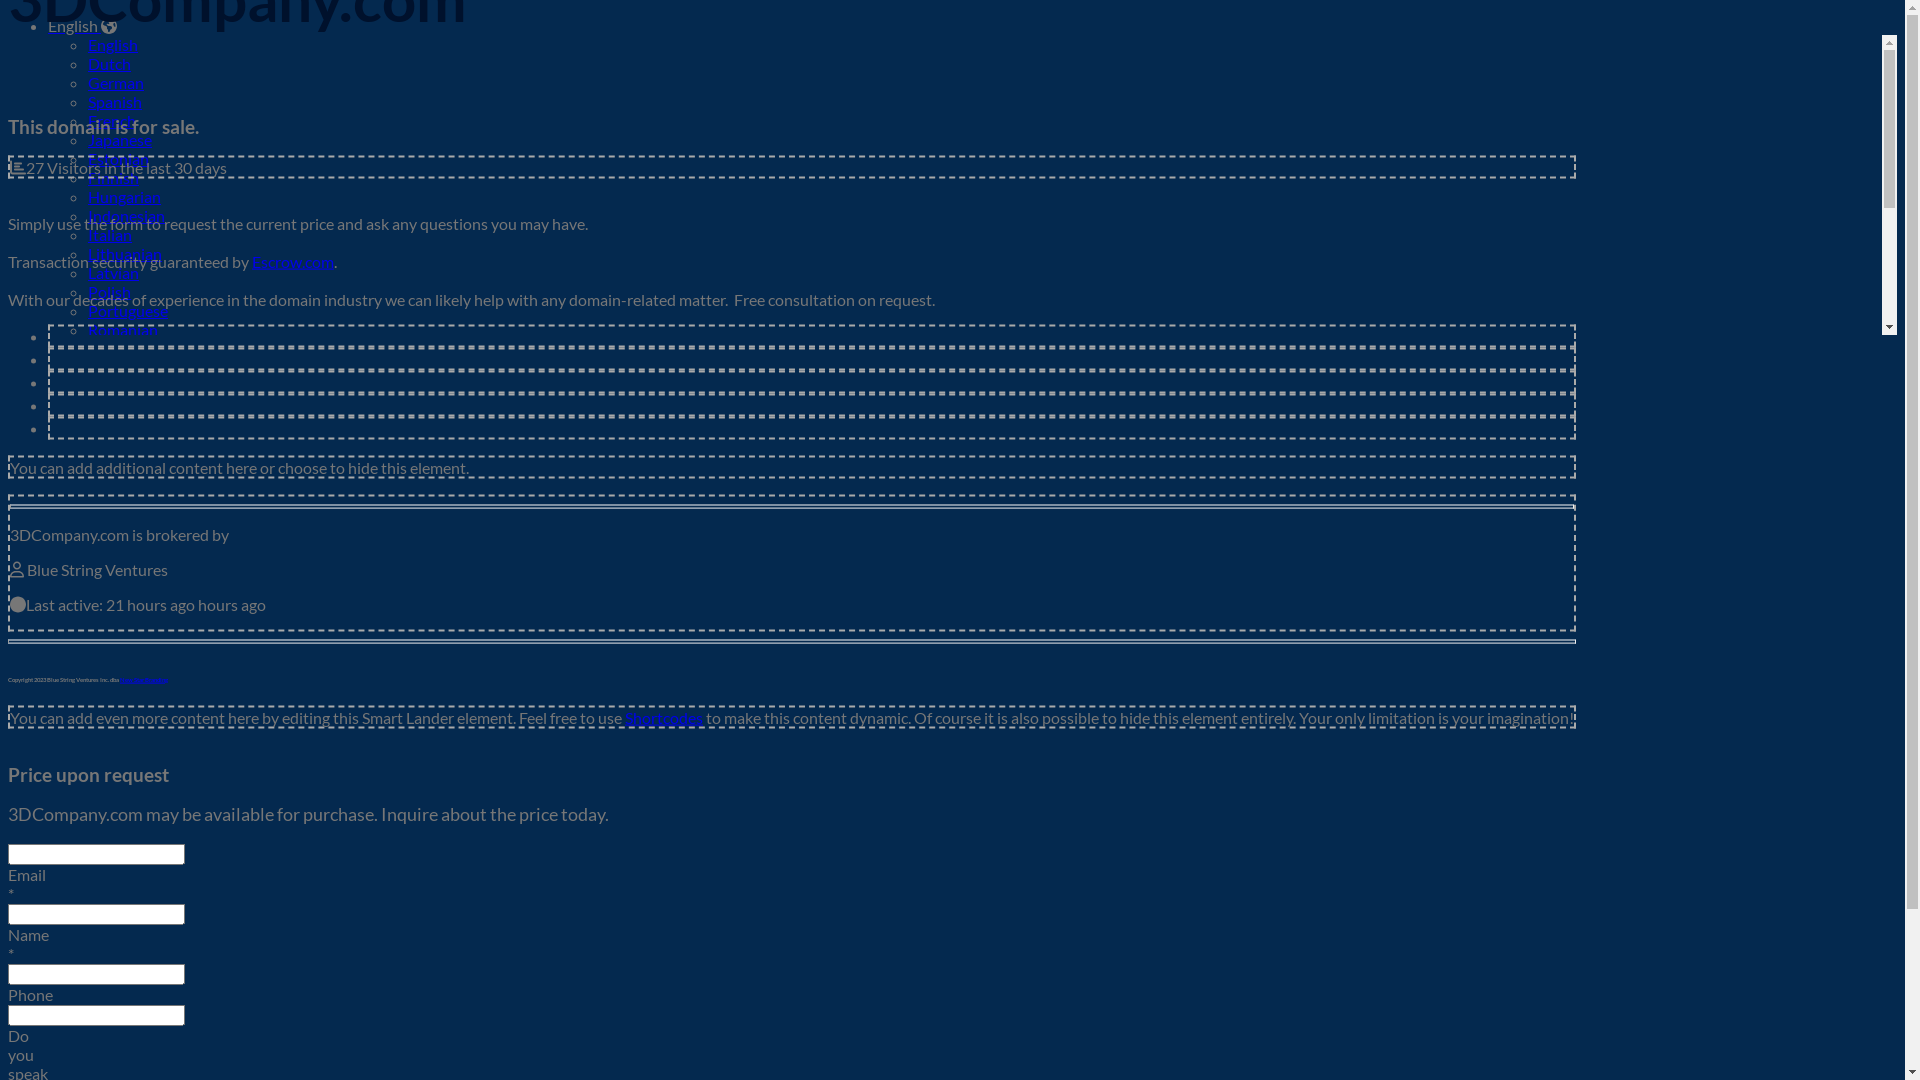  I want to click on 'Estonian', so click(117, 157).